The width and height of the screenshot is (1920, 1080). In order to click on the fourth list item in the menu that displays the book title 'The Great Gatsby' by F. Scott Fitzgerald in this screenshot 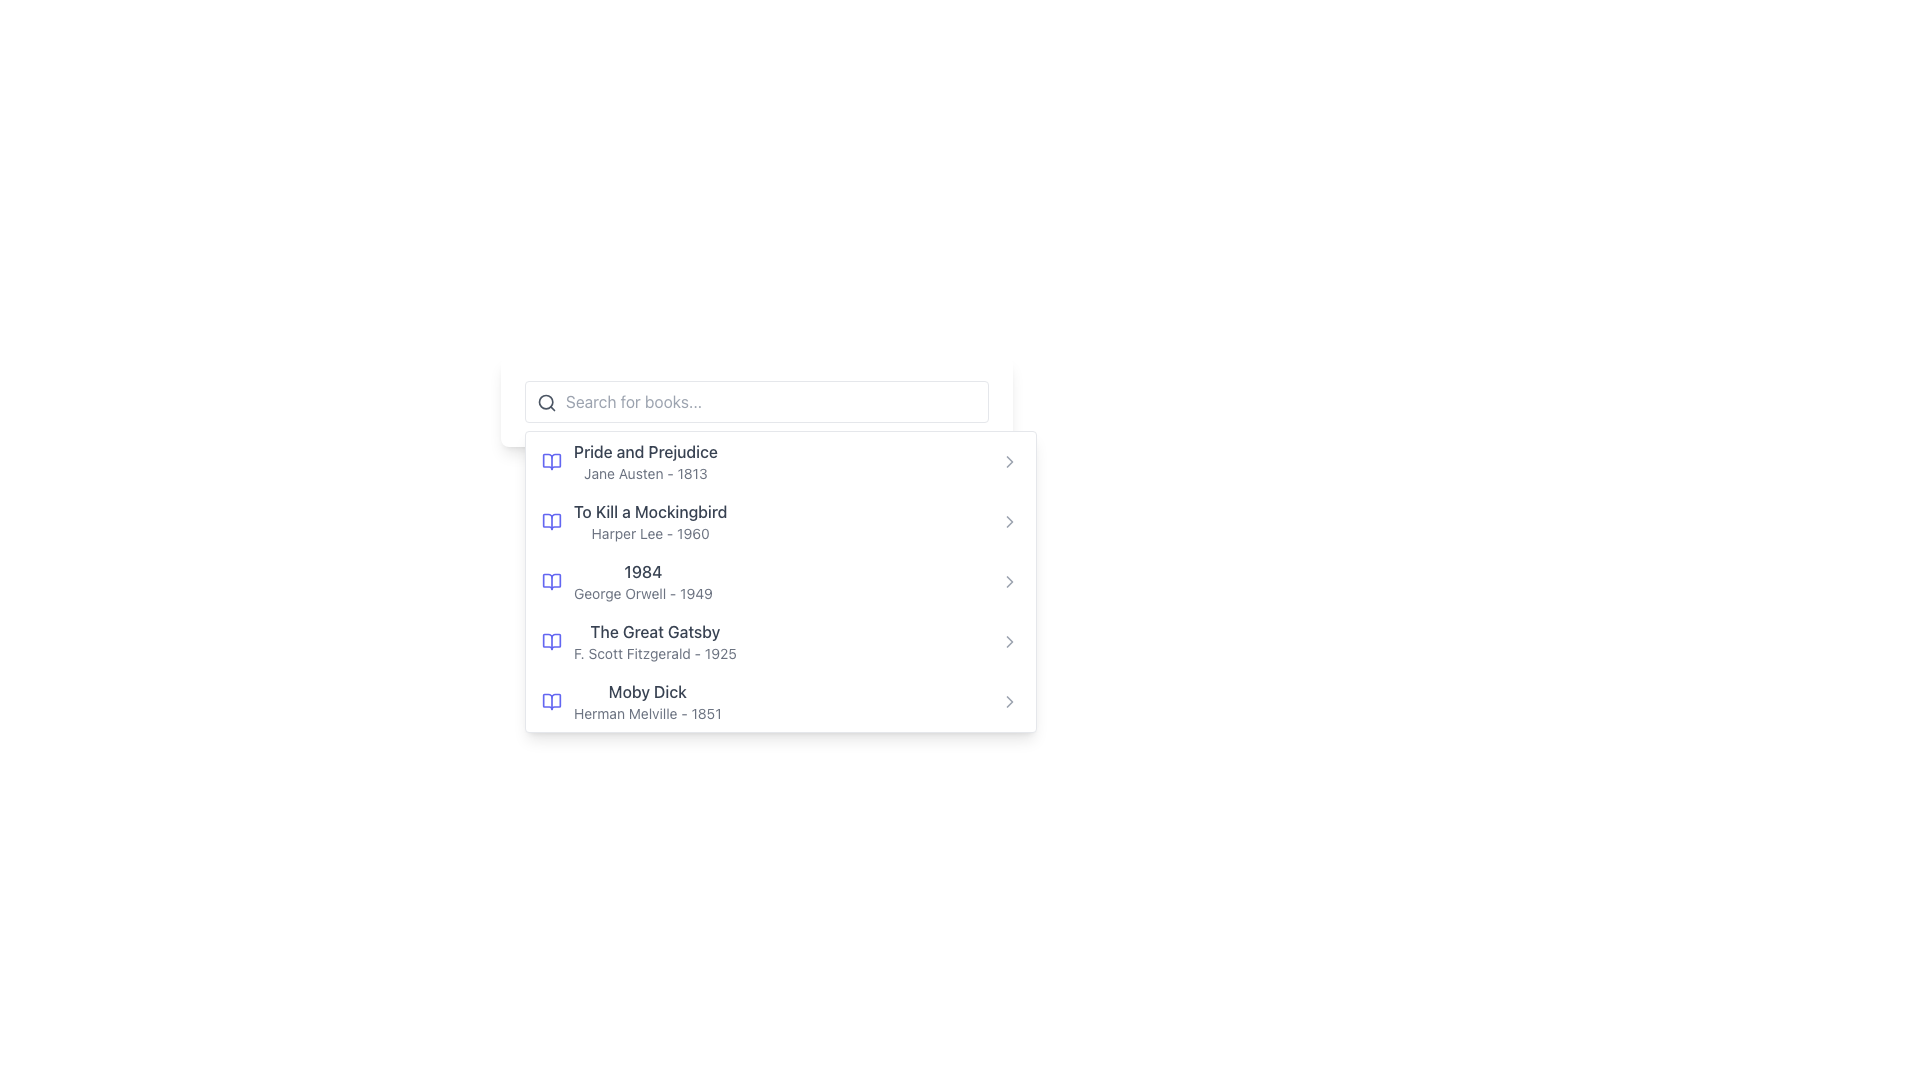, I will do `click(780, 641)`.